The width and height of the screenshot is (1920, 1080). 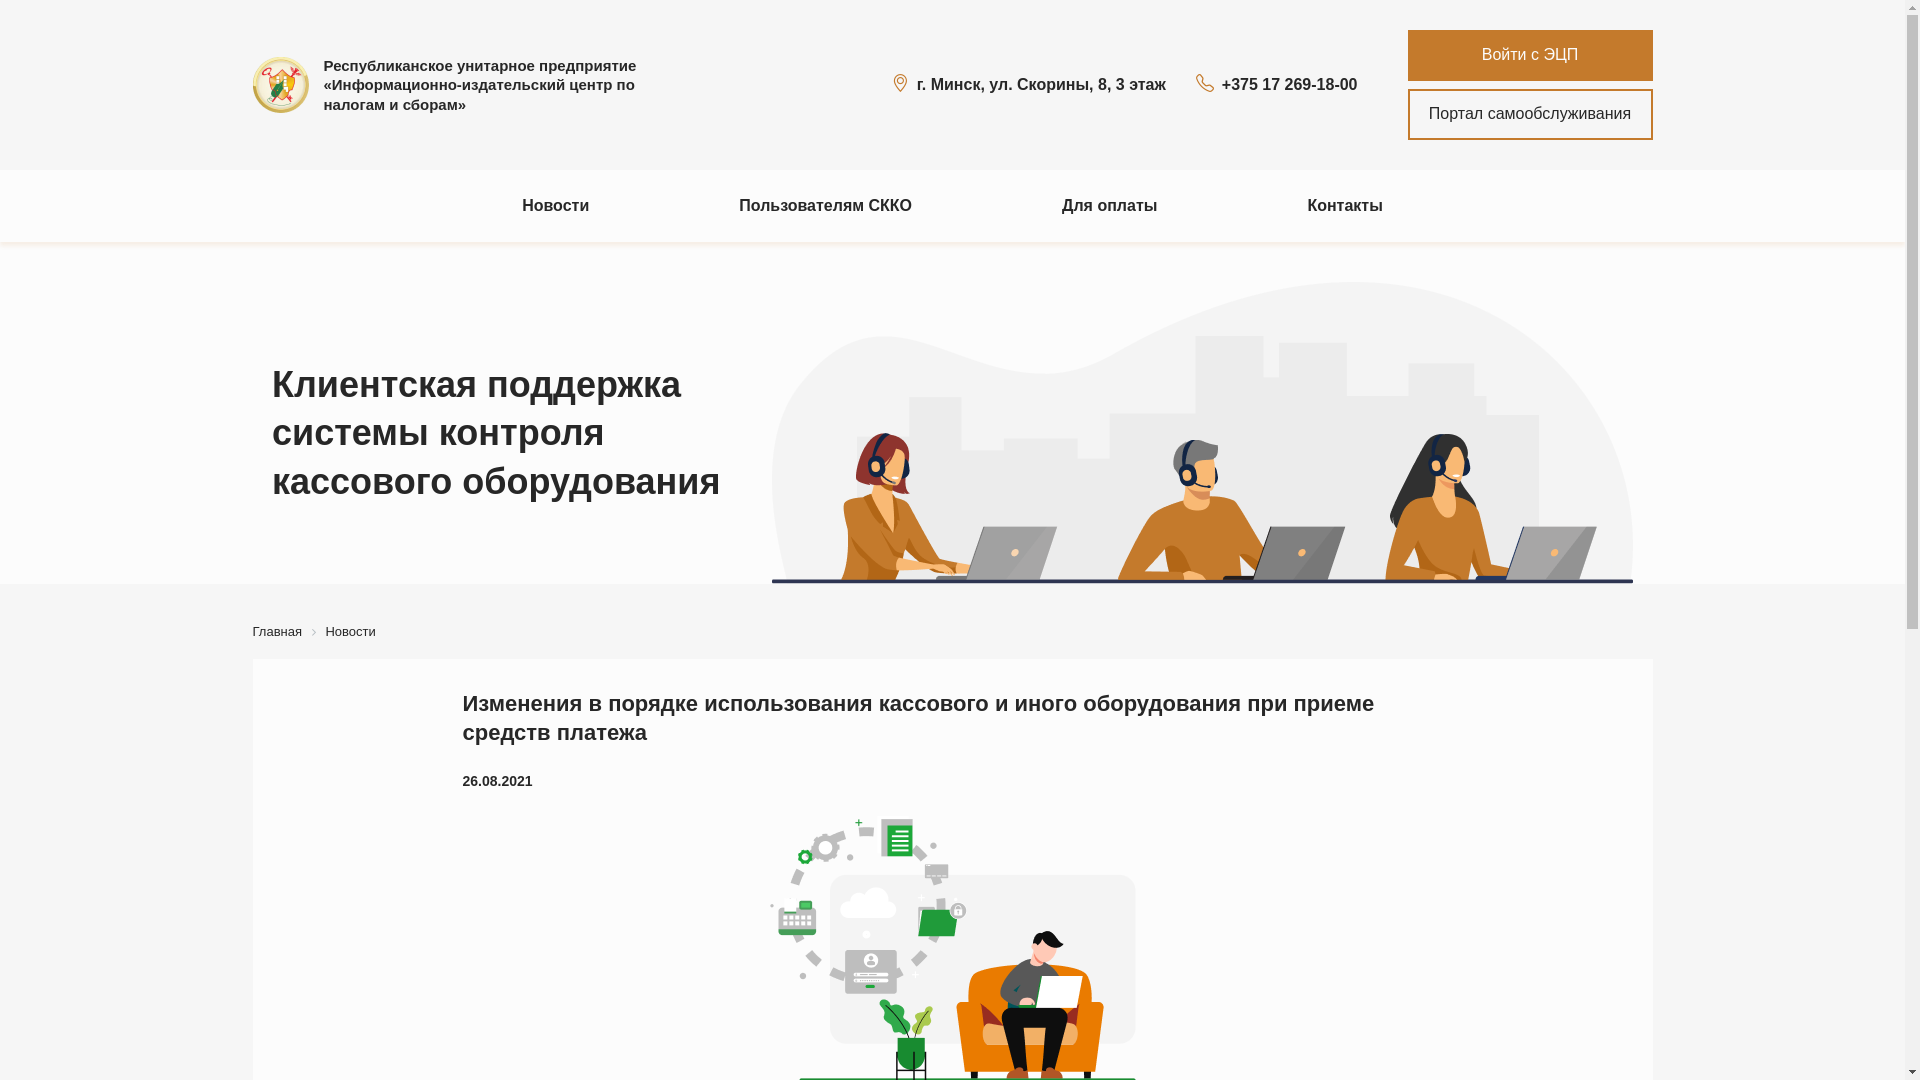 What do you see at coordinates (1275, 83) in the screenshot?
I see `'+375 17 269-18-00'` at bounding box center [1275, 83].